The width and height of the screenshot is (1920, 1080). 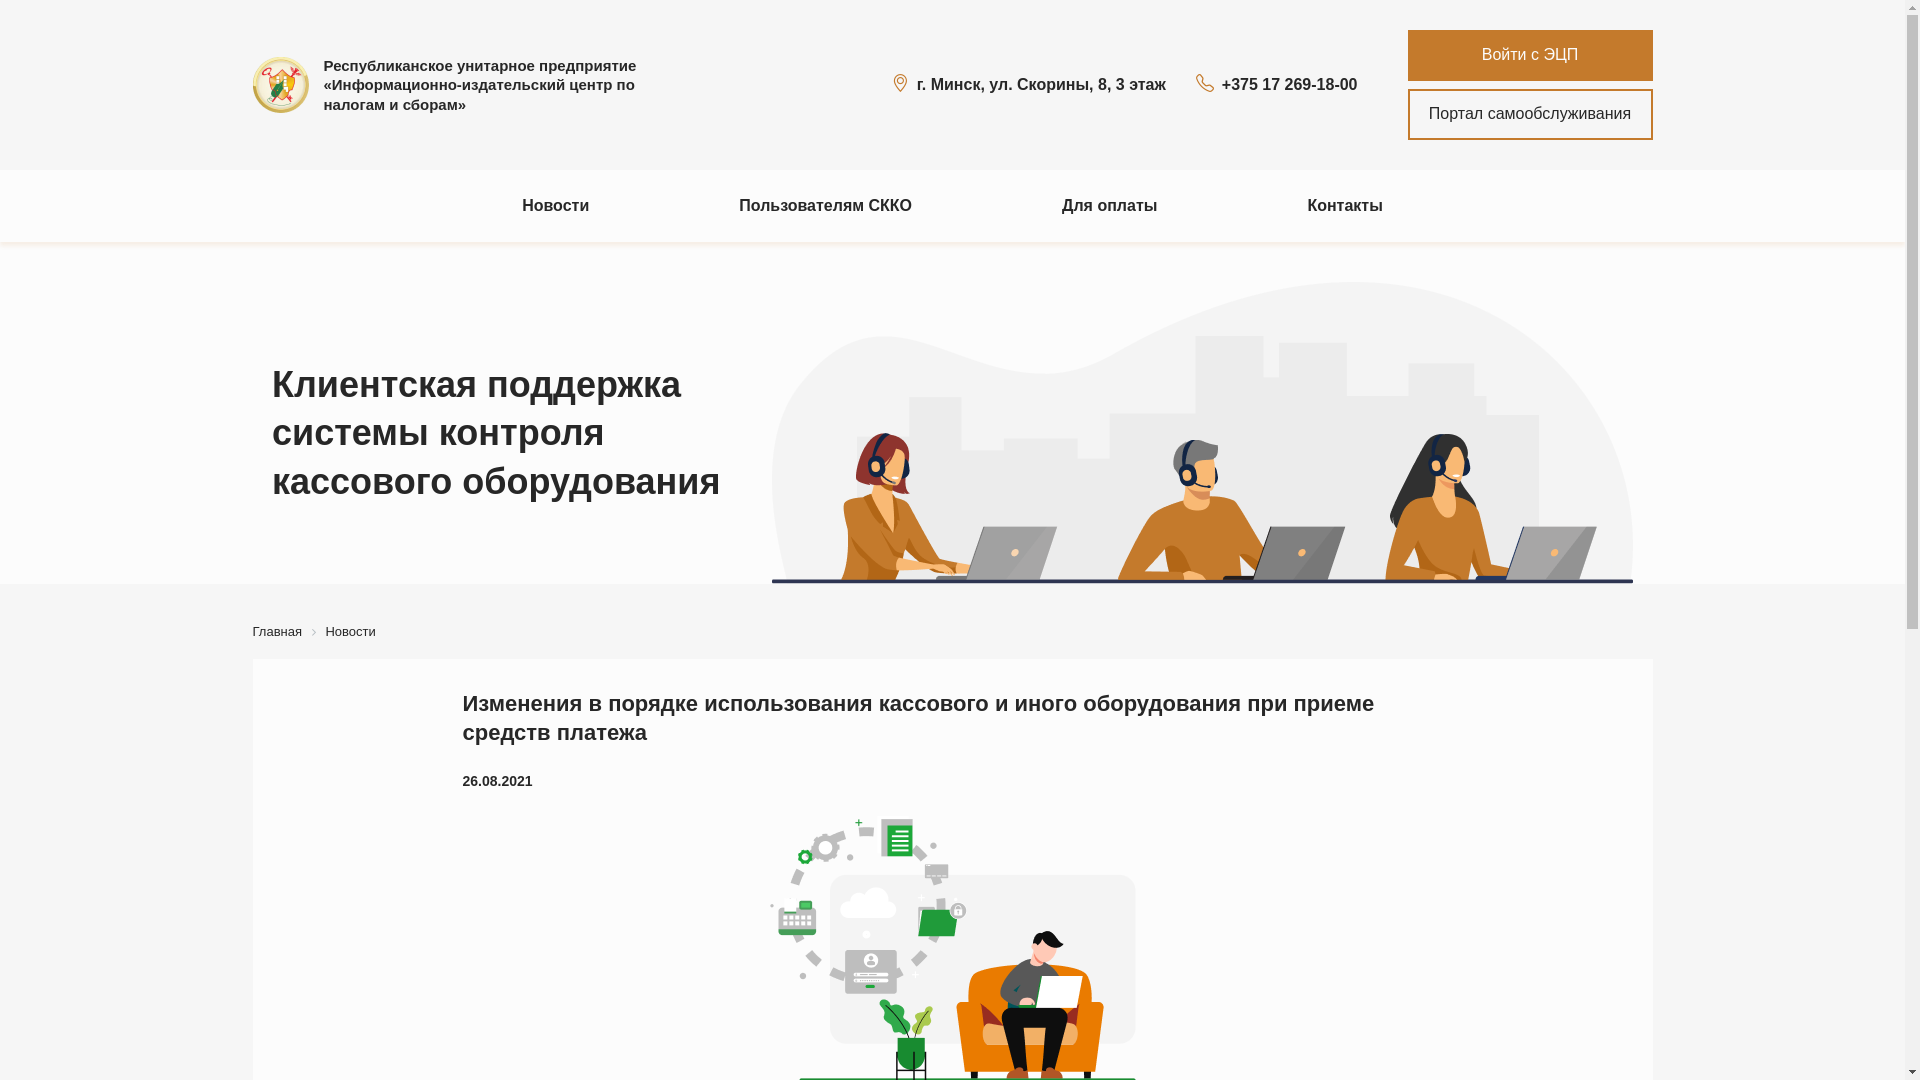 What do you see at coordinates (1275, 83) in the screenshot?
I see `'+375 17 269-18-00'` at bounding box center [1275, 83].